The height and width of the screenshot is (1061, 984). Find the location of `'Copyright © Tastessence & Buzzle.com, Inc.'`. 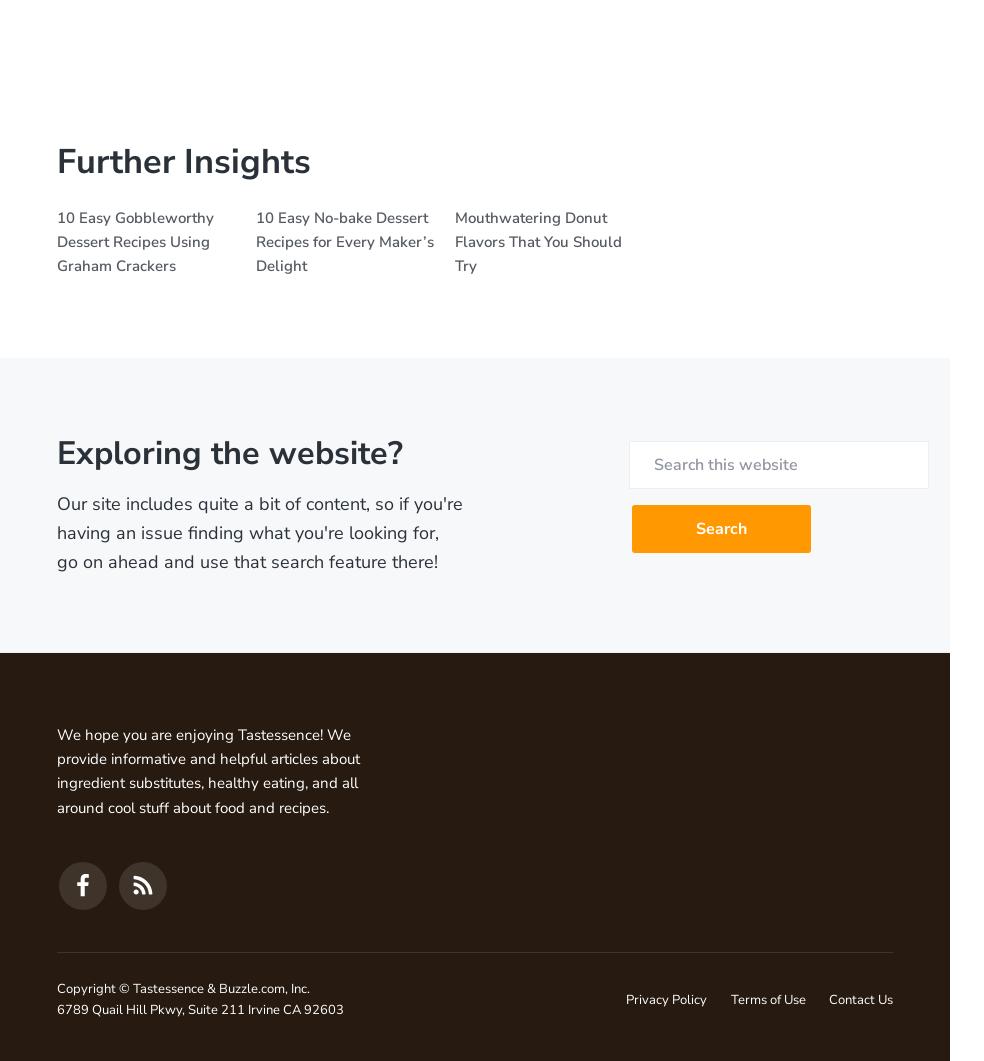

'Copyright © Tastessence & Buzzle.com, Inc.' is located at coordinates (183, 987).